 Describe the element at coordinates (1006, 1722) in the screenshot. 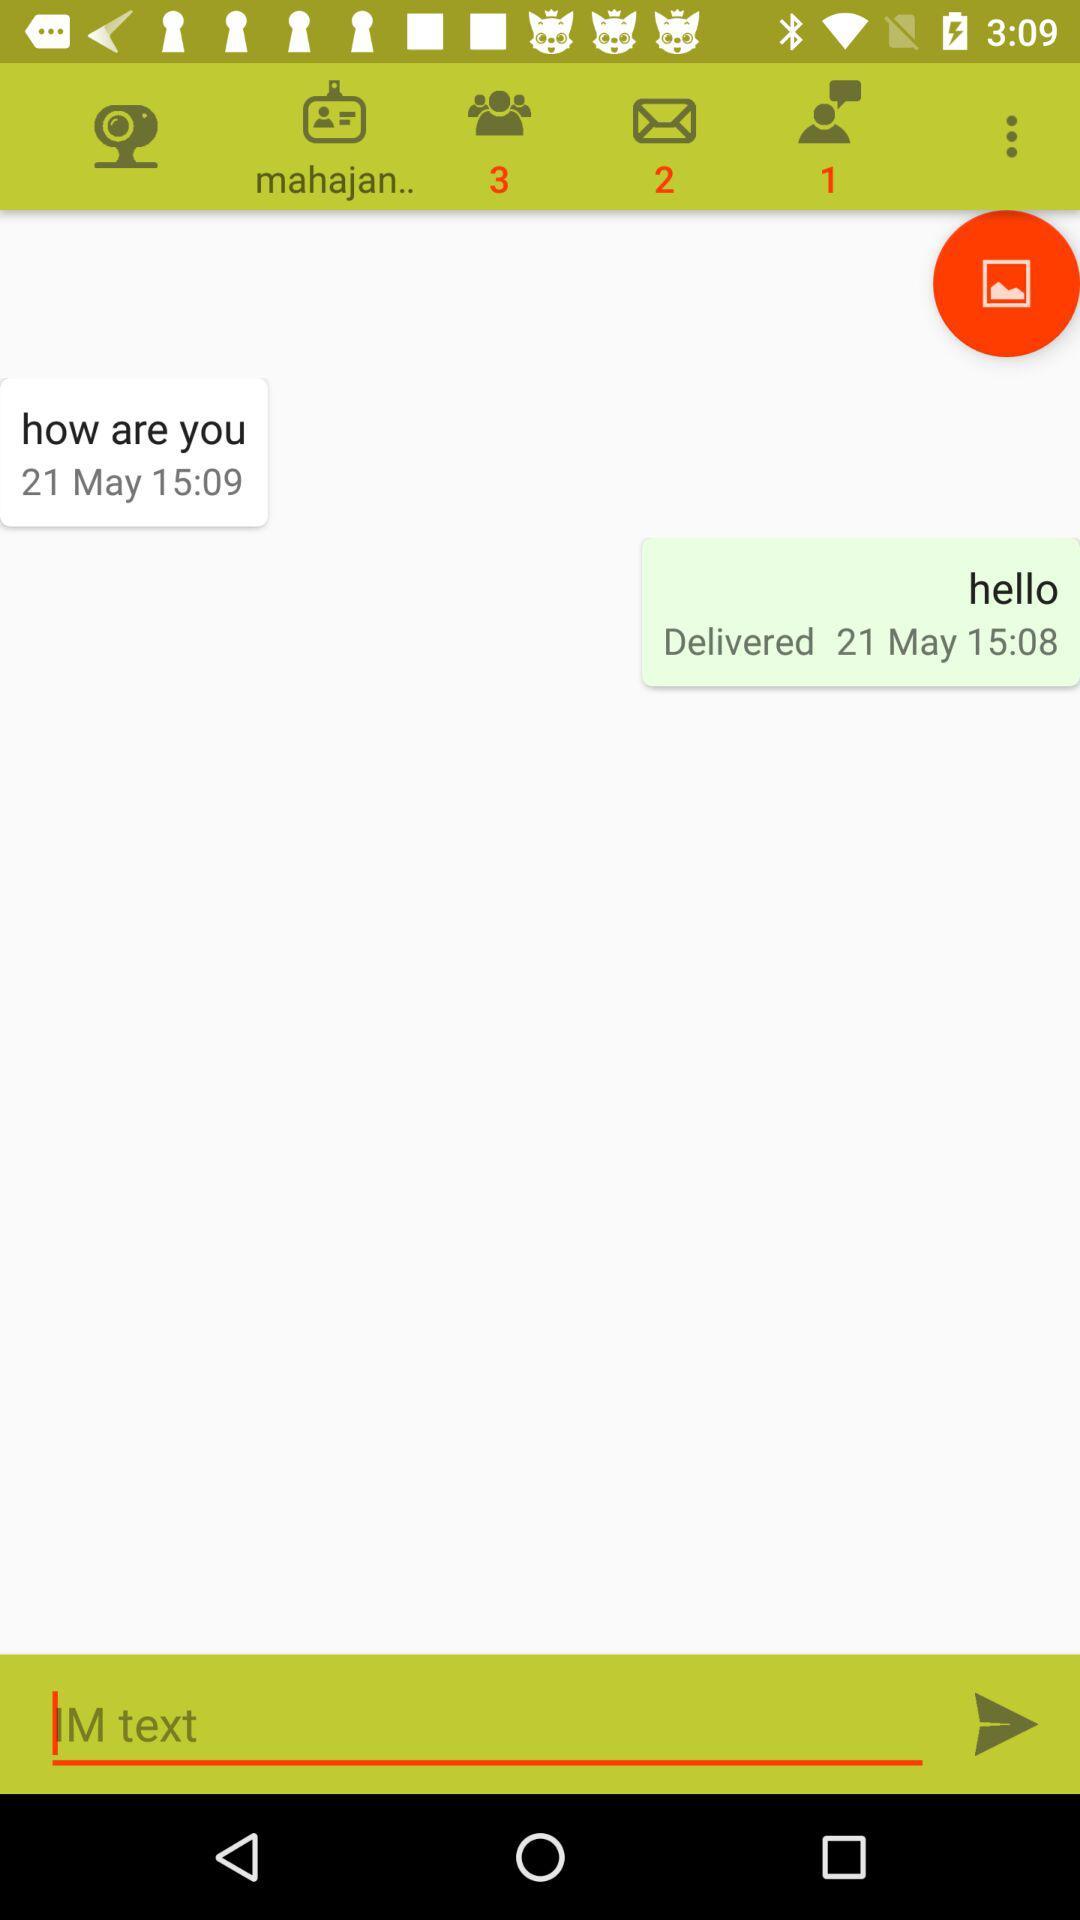

I see `the symbol at the bottom right corner of the page` at that location.